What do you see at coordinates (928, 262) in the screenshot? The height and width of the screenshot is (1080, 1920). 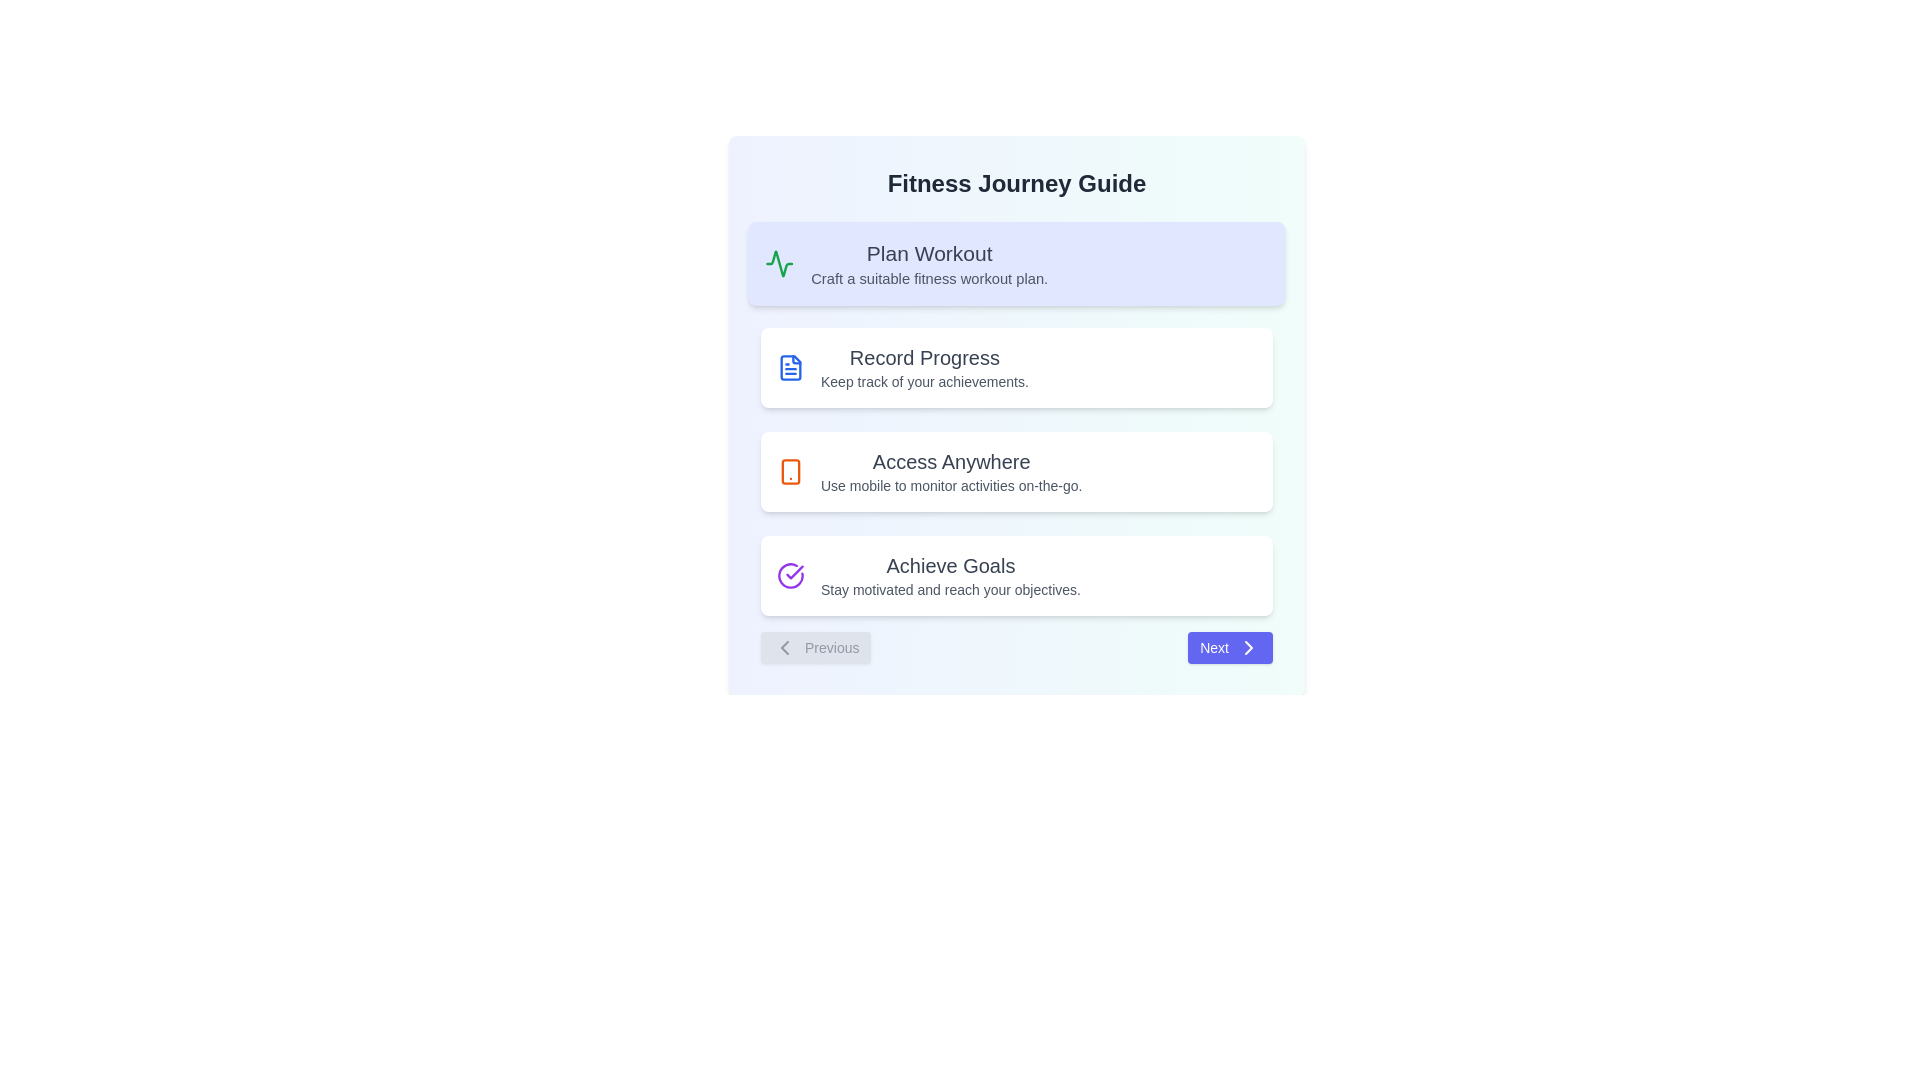 I see `the Informative text element that introduces the feature of planning a workout, which includes a heading and subtext, located to the right of a heart rate line icon` at bounding box center [928, 262].